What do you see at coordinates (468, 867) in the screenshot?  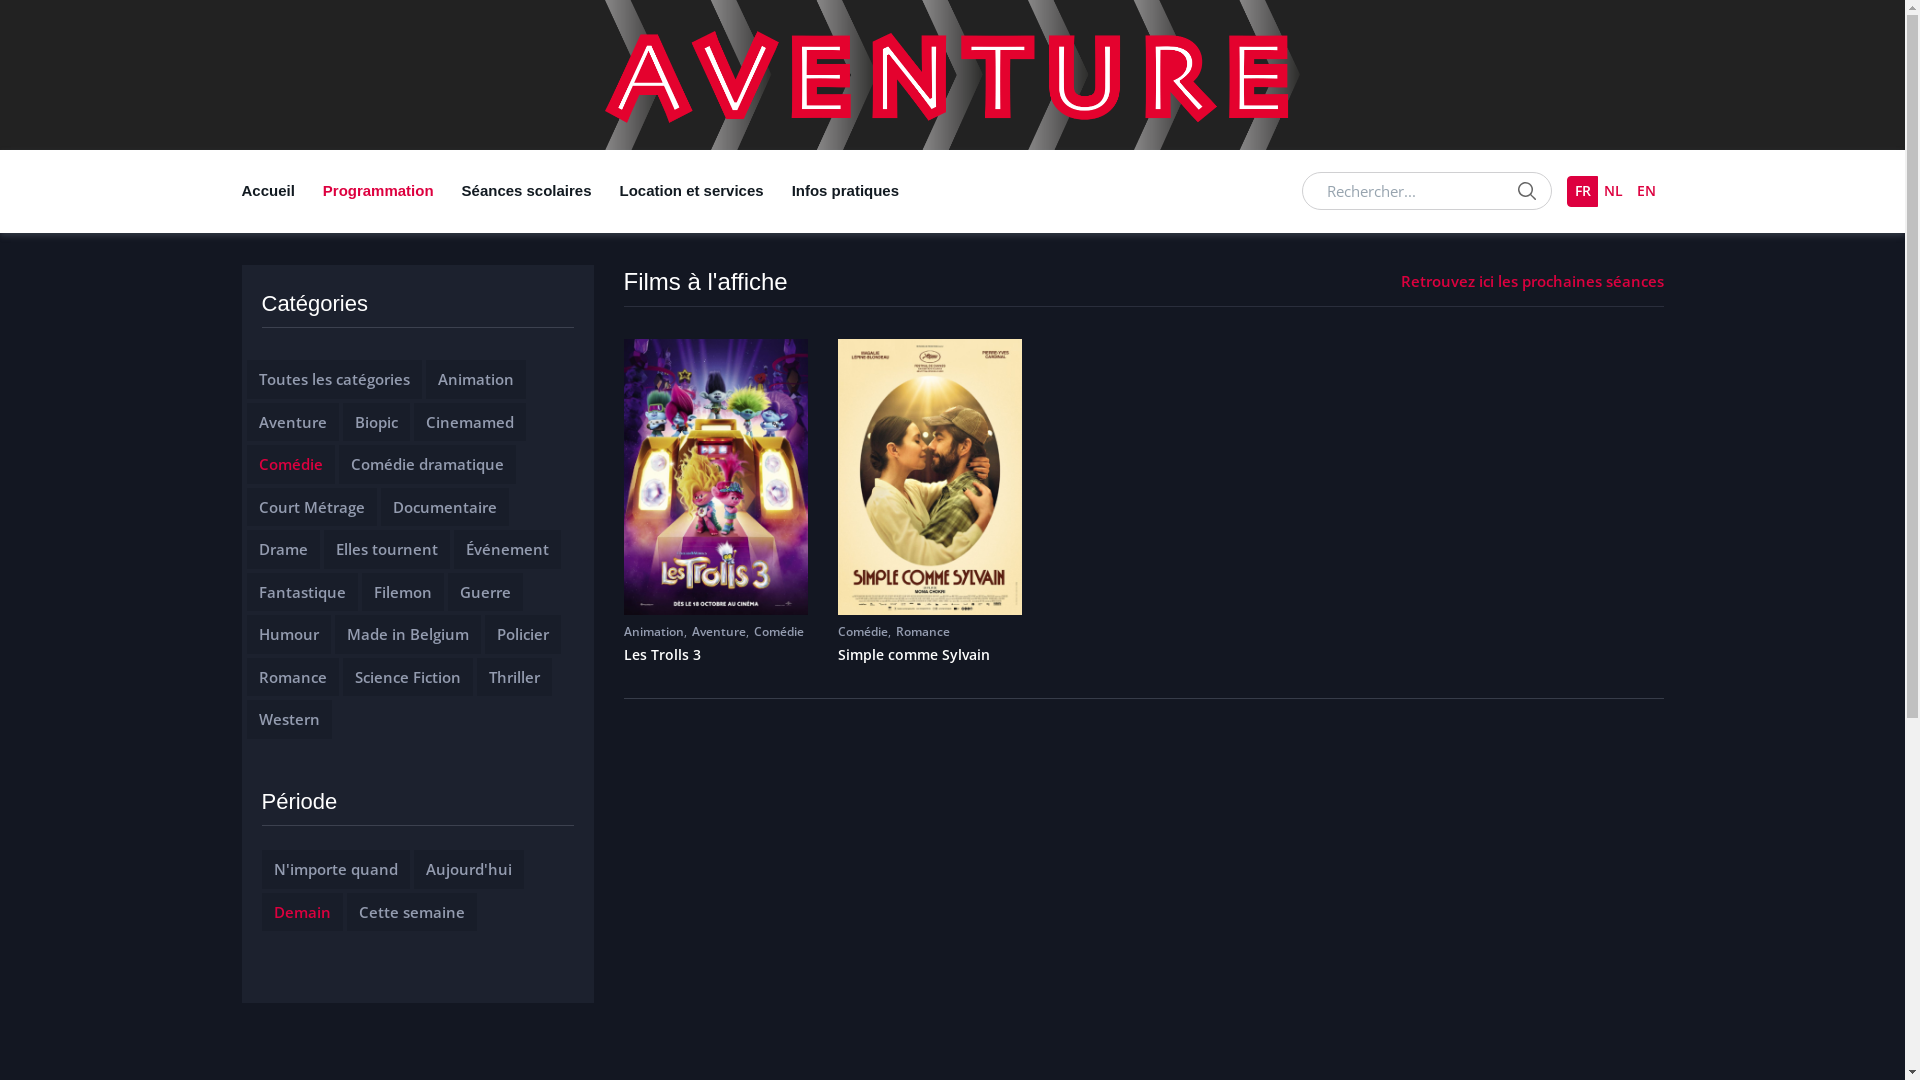 I see `'Aujourd'hui'` at bounding box center [468, 867].